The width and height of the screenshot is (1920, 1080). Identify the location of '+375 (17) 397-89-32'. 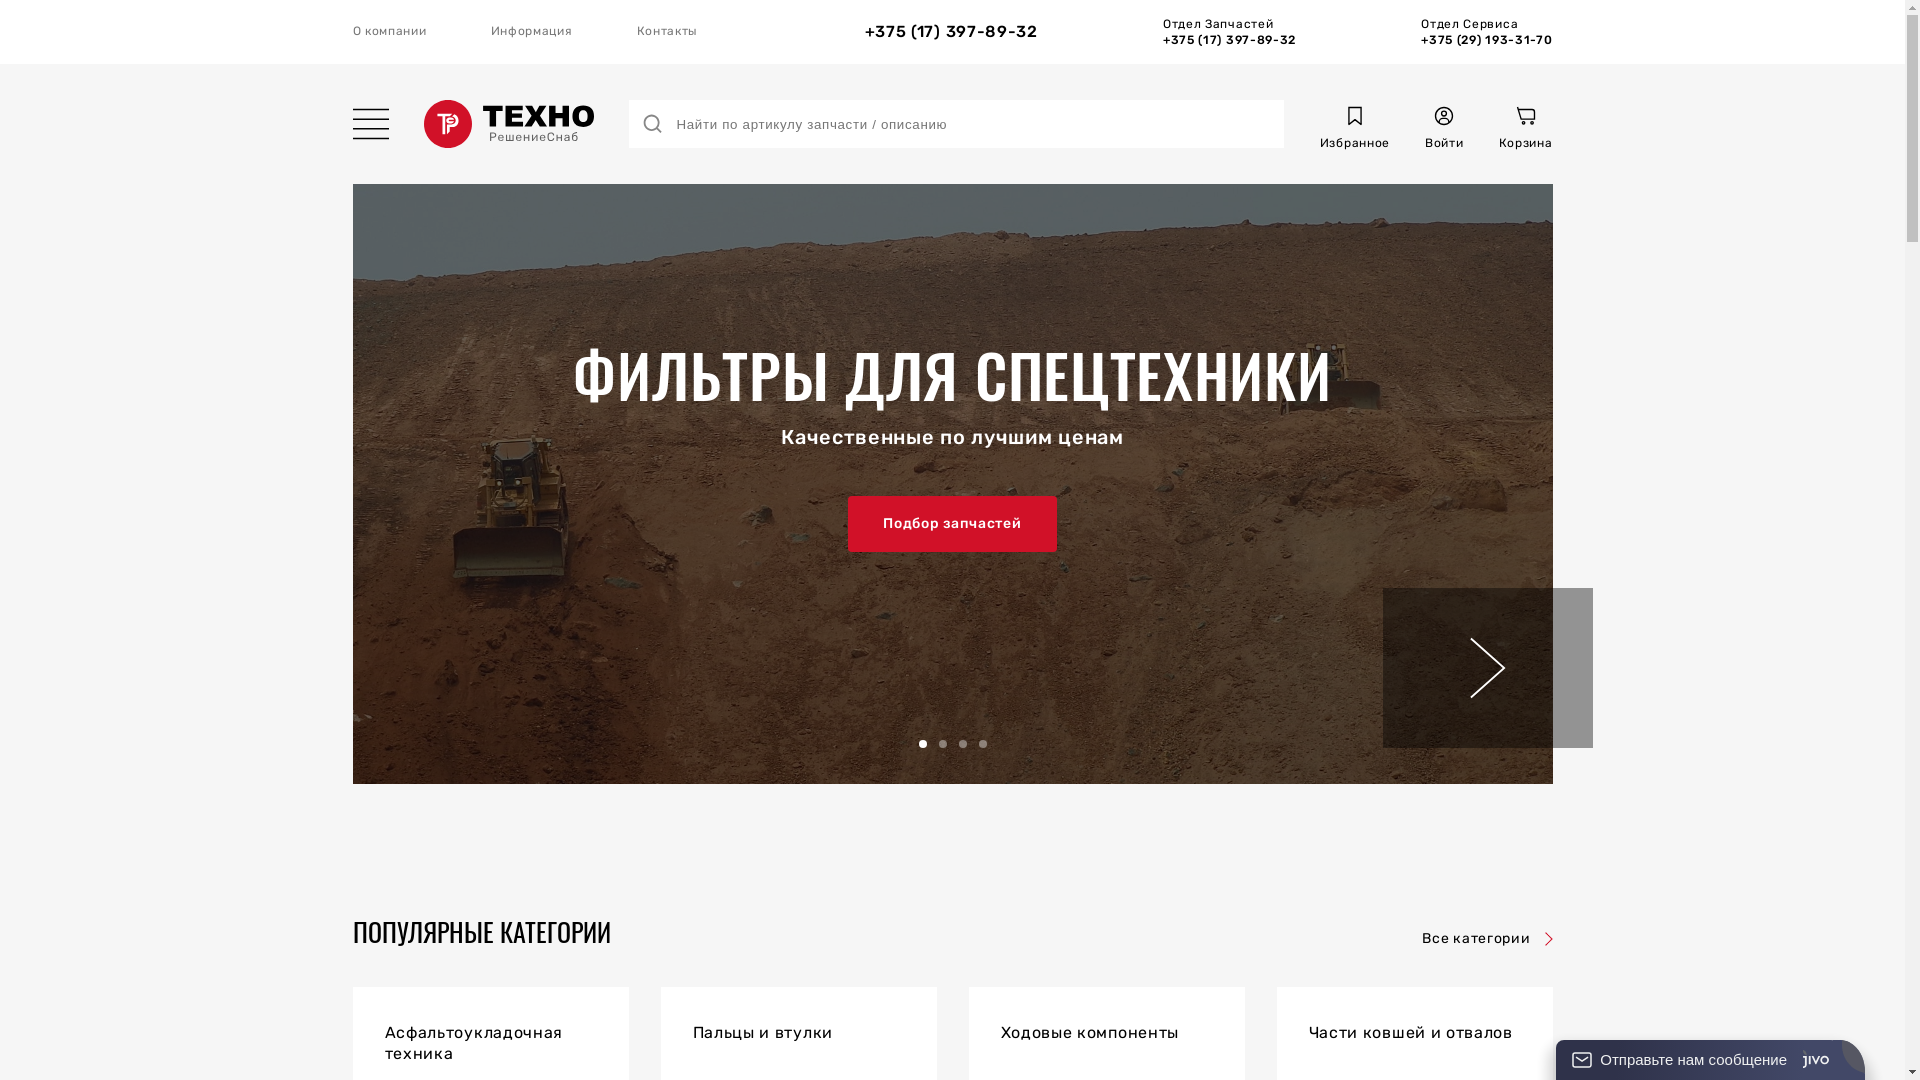
(864, 31).